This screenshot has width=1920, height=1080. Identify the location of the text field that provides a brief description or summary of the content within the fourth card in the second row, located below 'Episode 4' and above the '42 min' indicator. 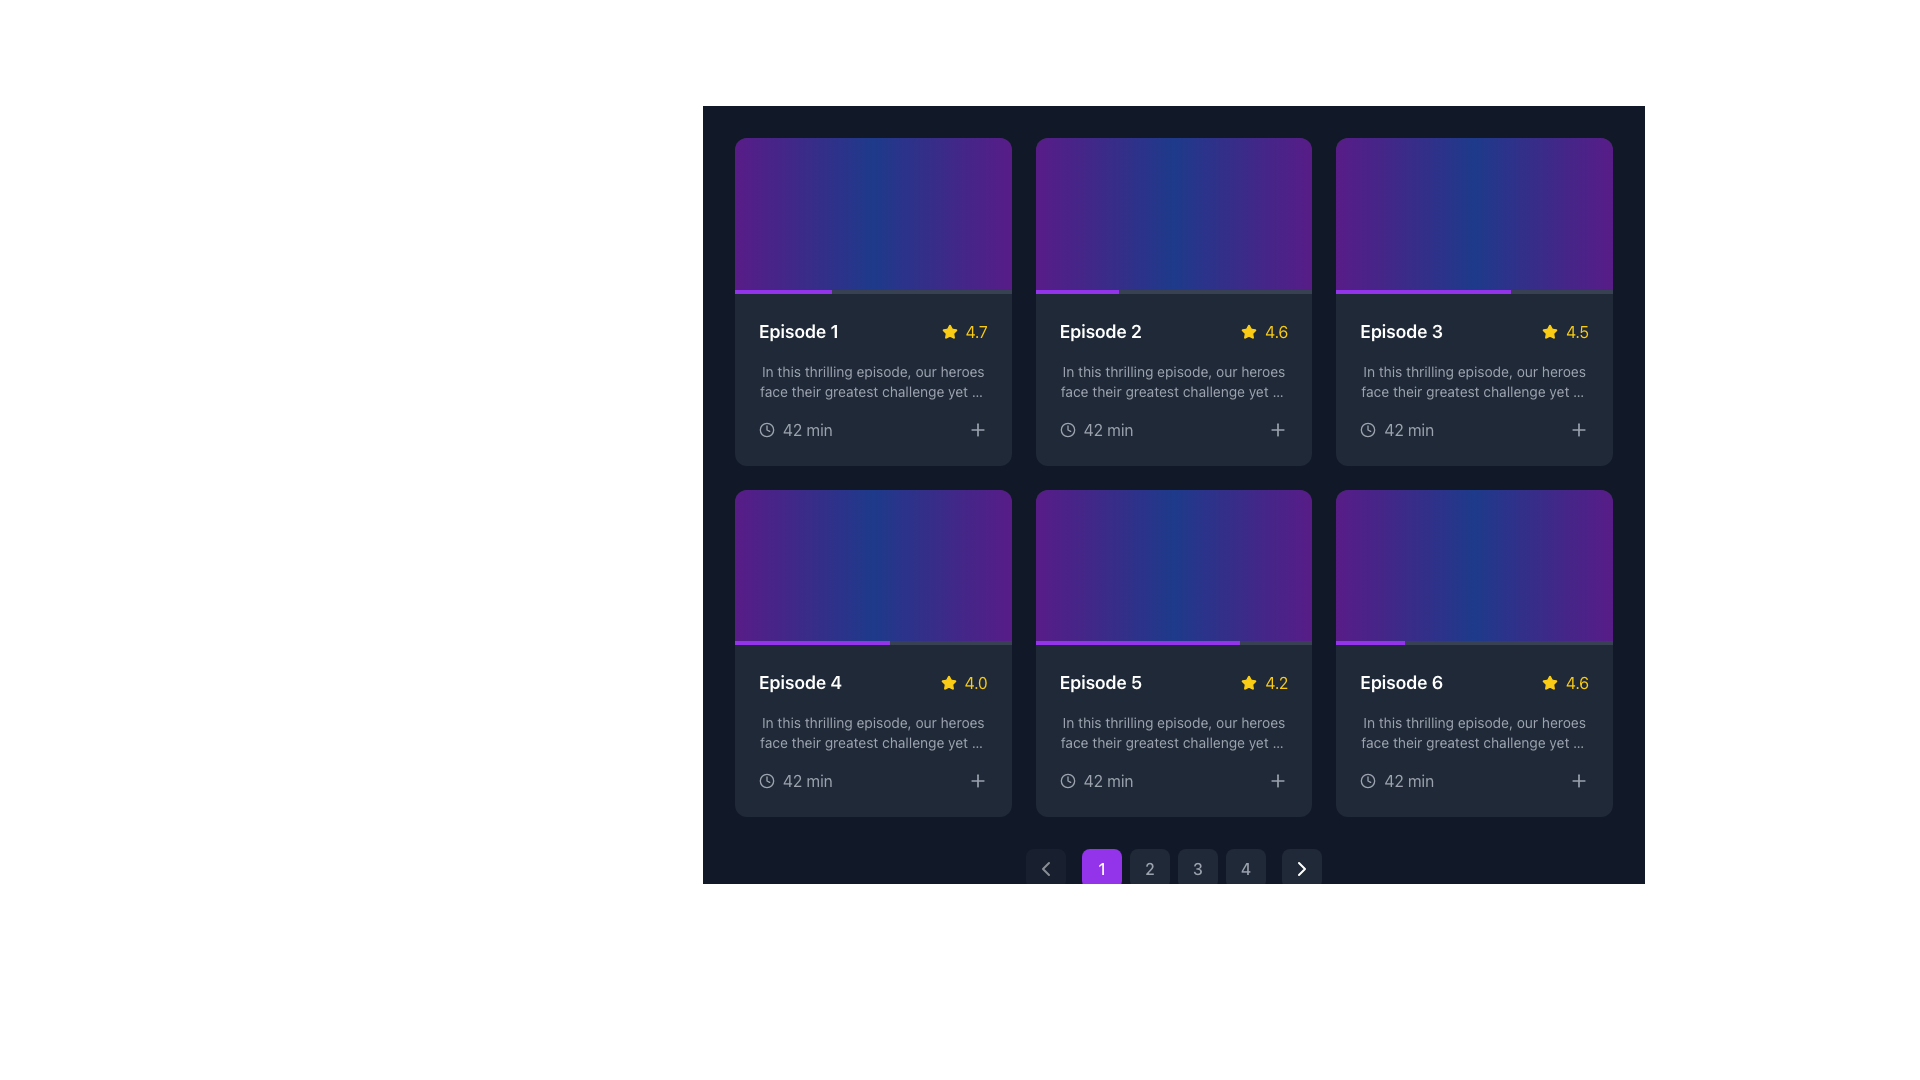
(873, 733).